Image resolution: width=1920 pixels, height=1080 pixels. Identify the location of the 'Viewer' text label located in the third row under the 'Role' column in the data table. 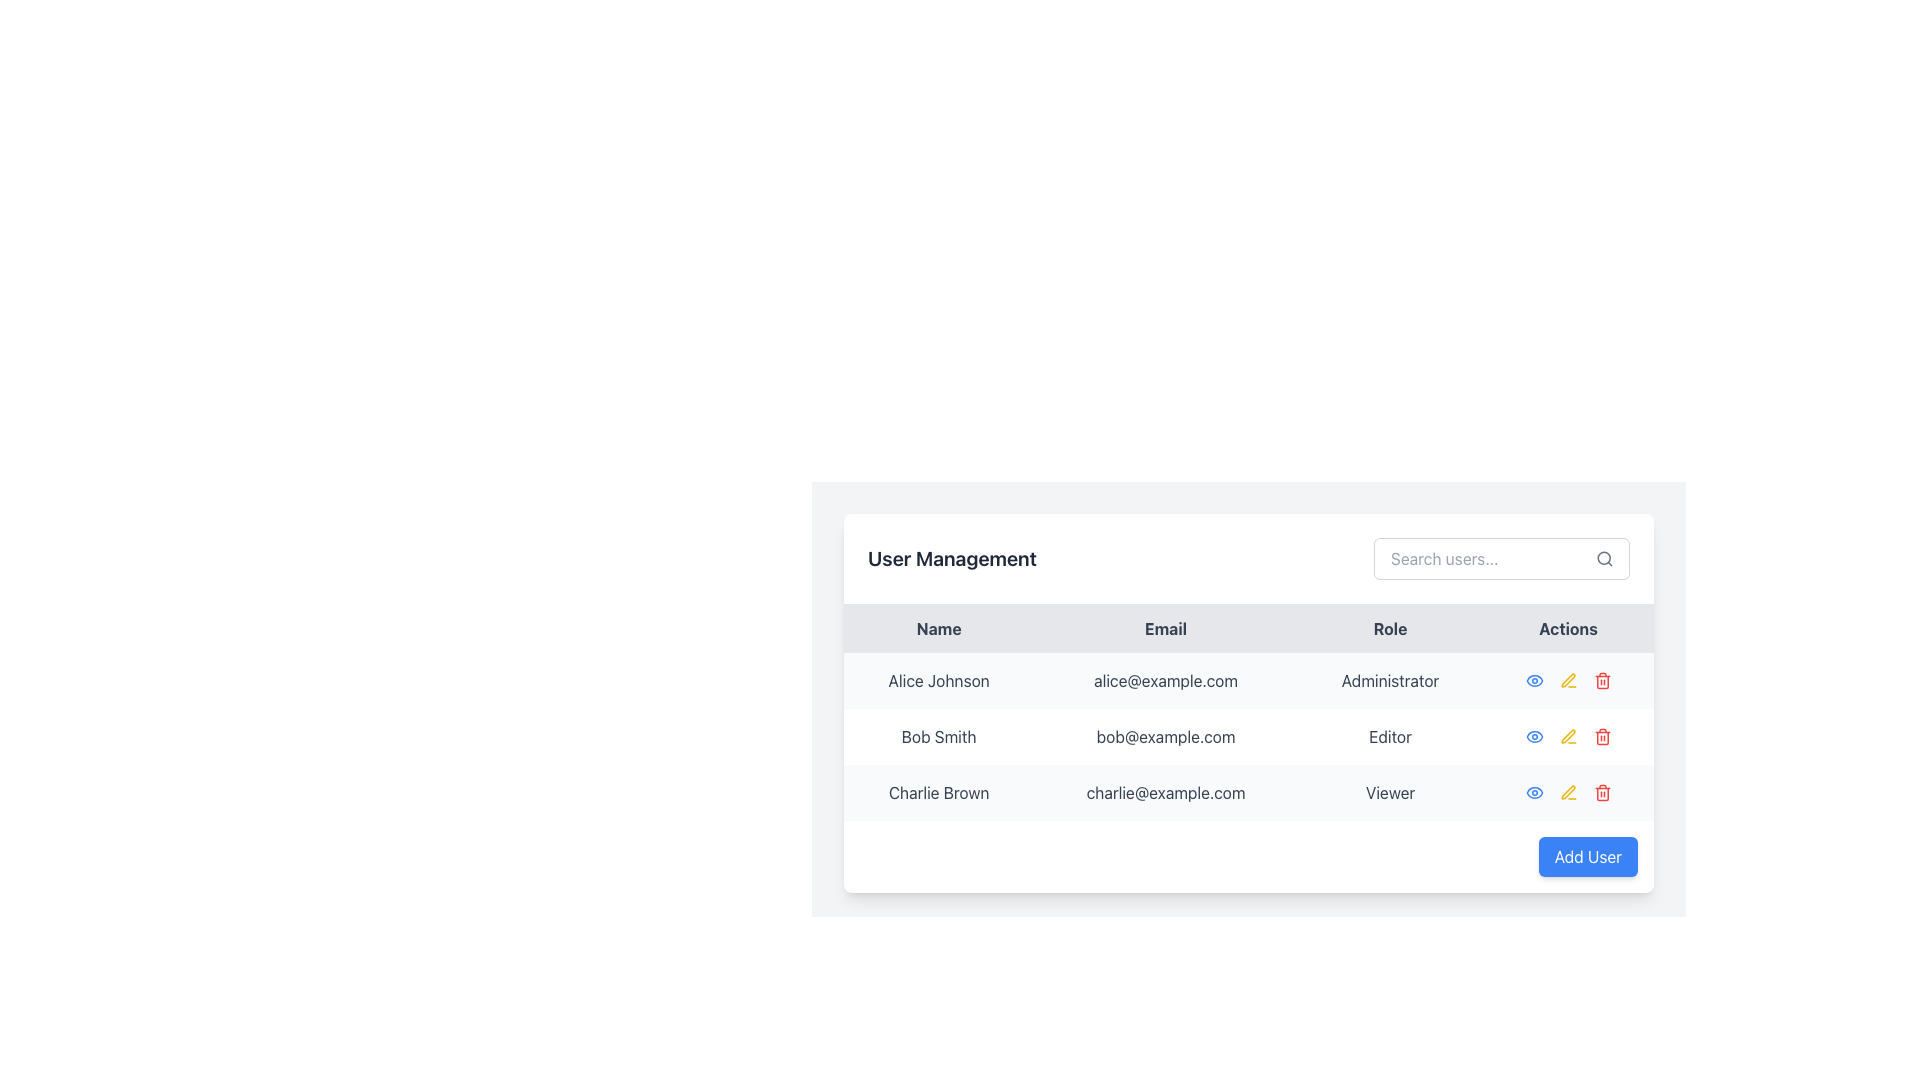
(1389, 792).